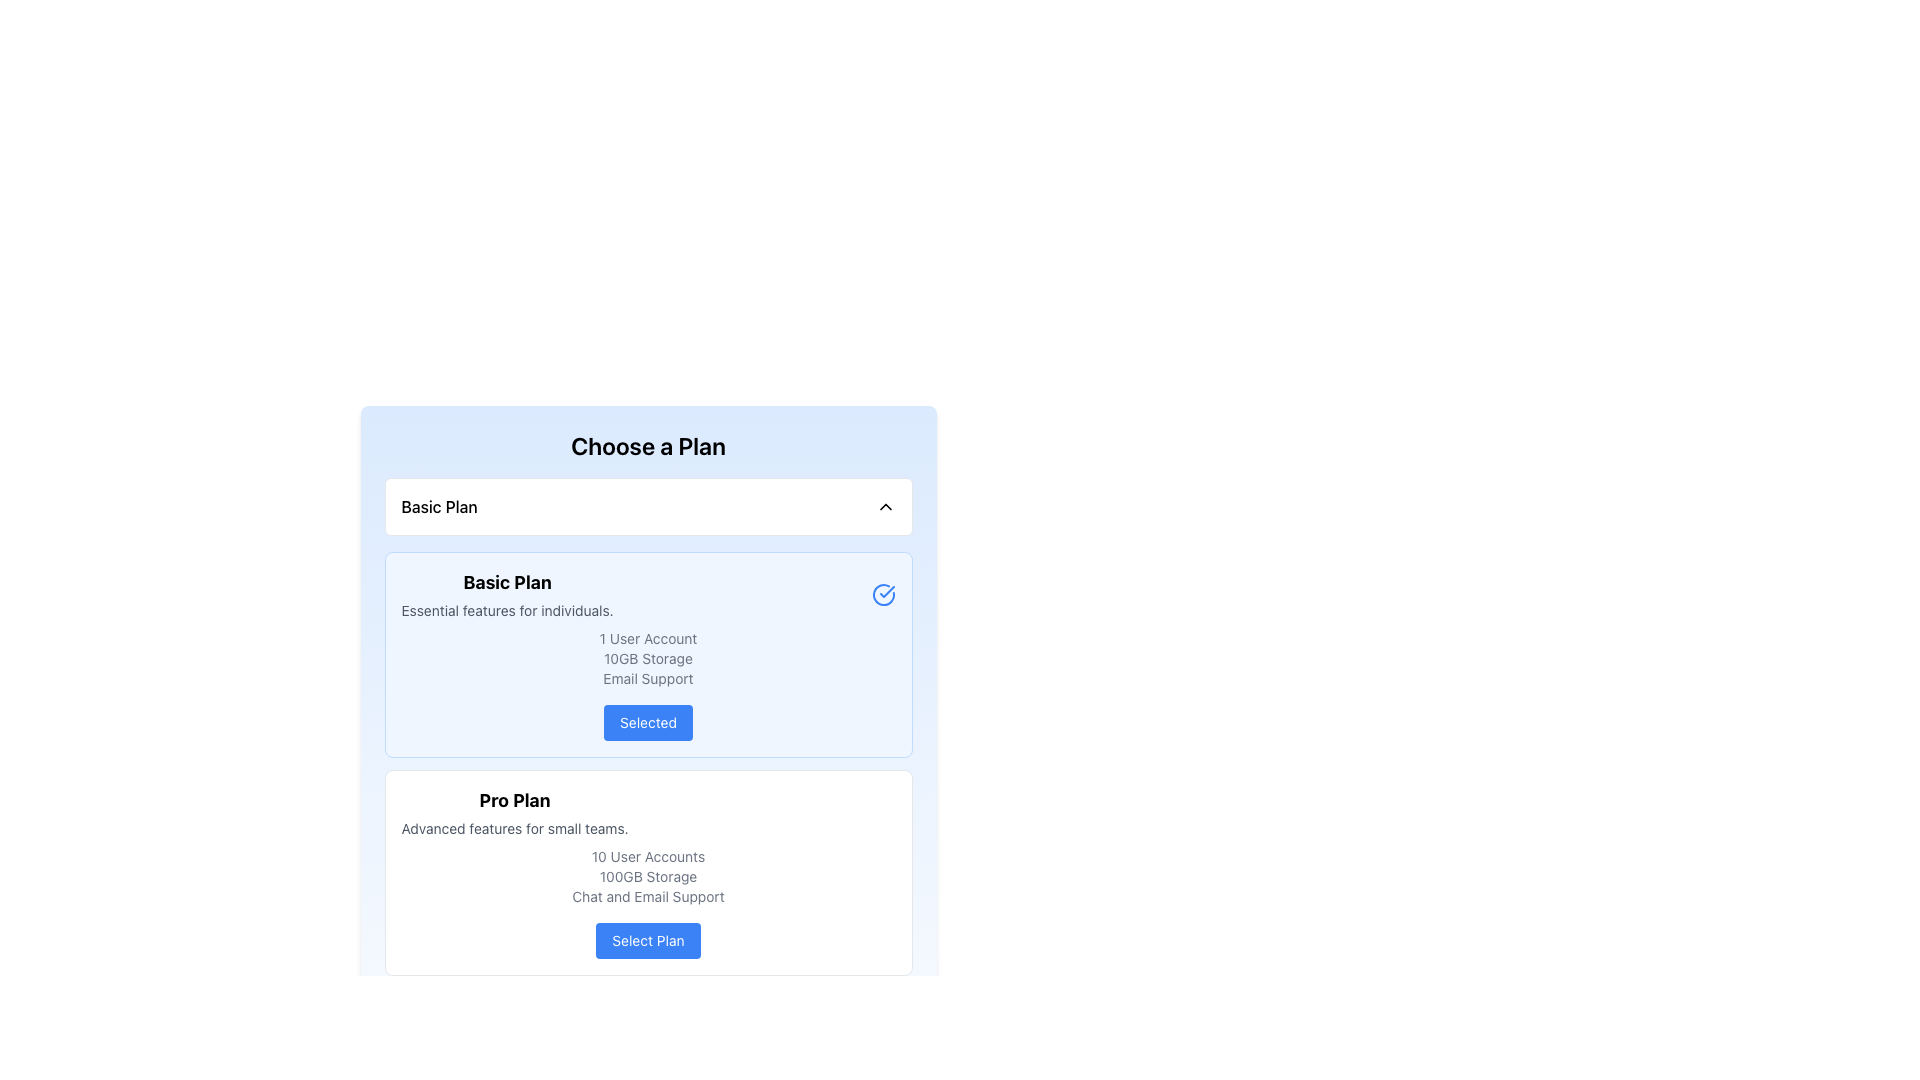 This screenshot has height=1080, width=1920. Describe the element at coordinates (507, 593) in the screenshot. I see `the 'Basic Plan' text label, which serves as an introductory section for the subscription plan on the 'Choose a Plan' page` at that location.